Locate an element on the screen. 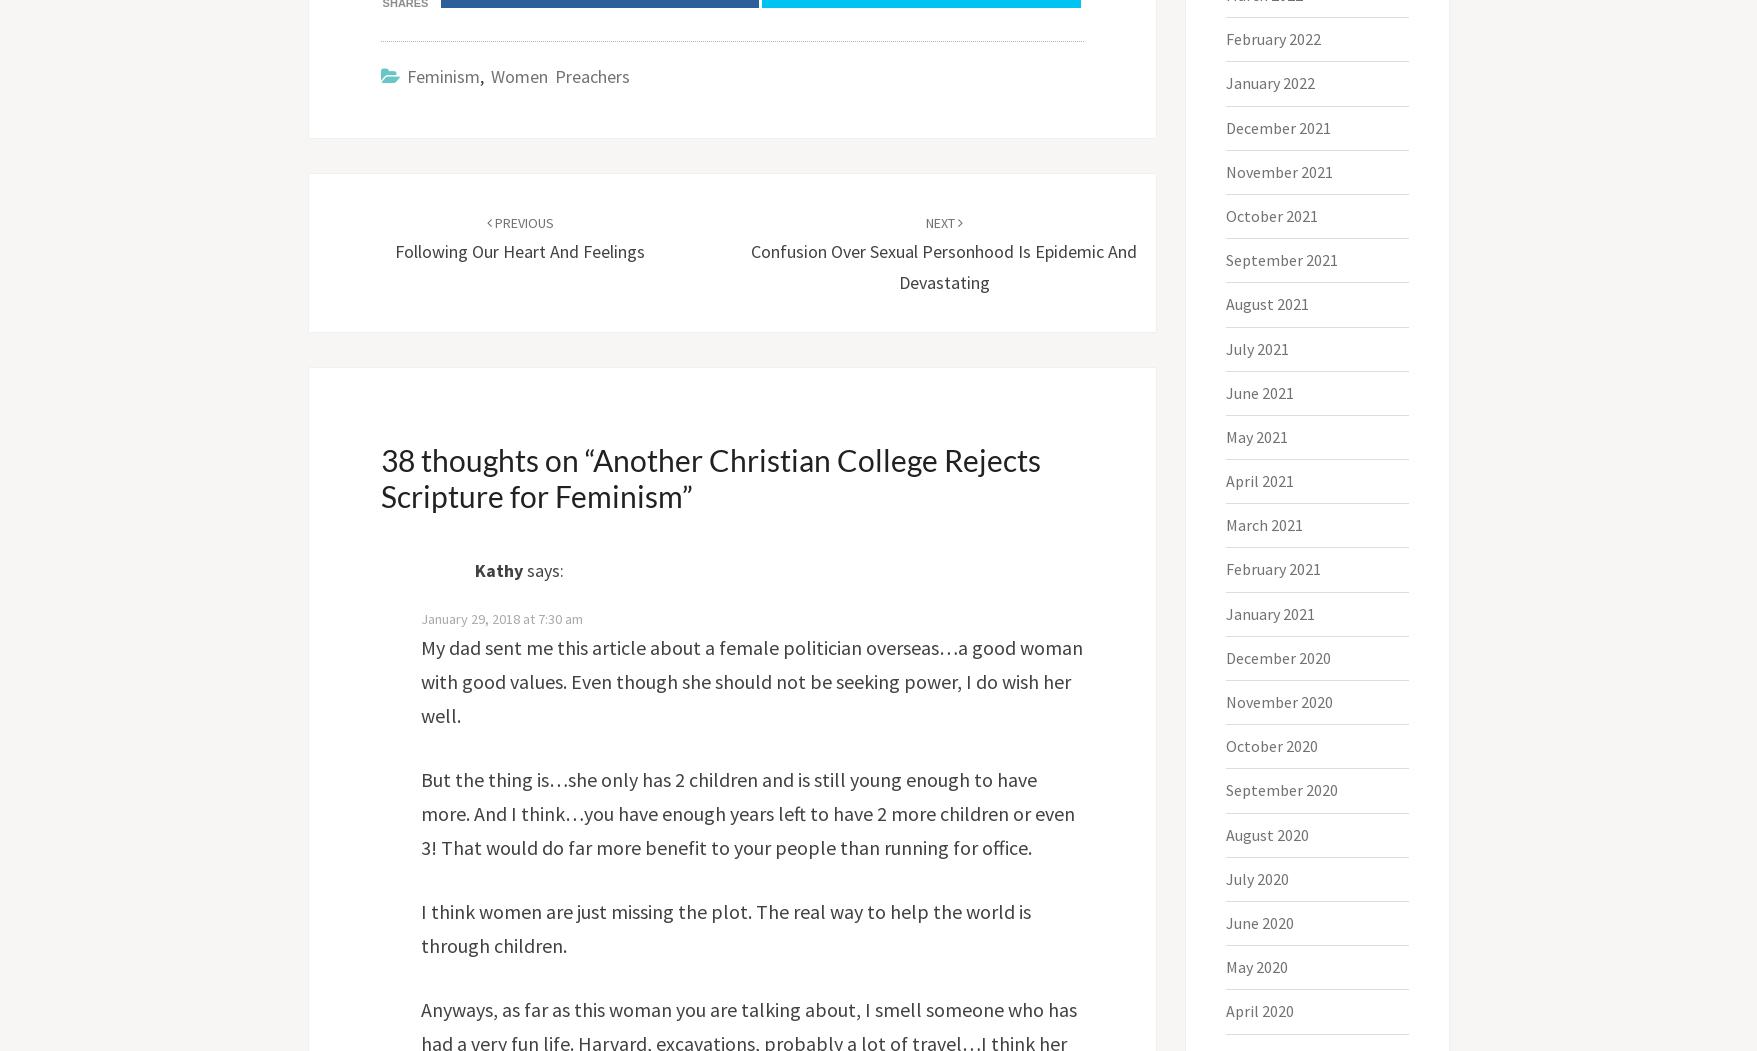 The height and width of the screenshot is (1051, 1757). 'January 2021' is located at coordinates (1270, 612).